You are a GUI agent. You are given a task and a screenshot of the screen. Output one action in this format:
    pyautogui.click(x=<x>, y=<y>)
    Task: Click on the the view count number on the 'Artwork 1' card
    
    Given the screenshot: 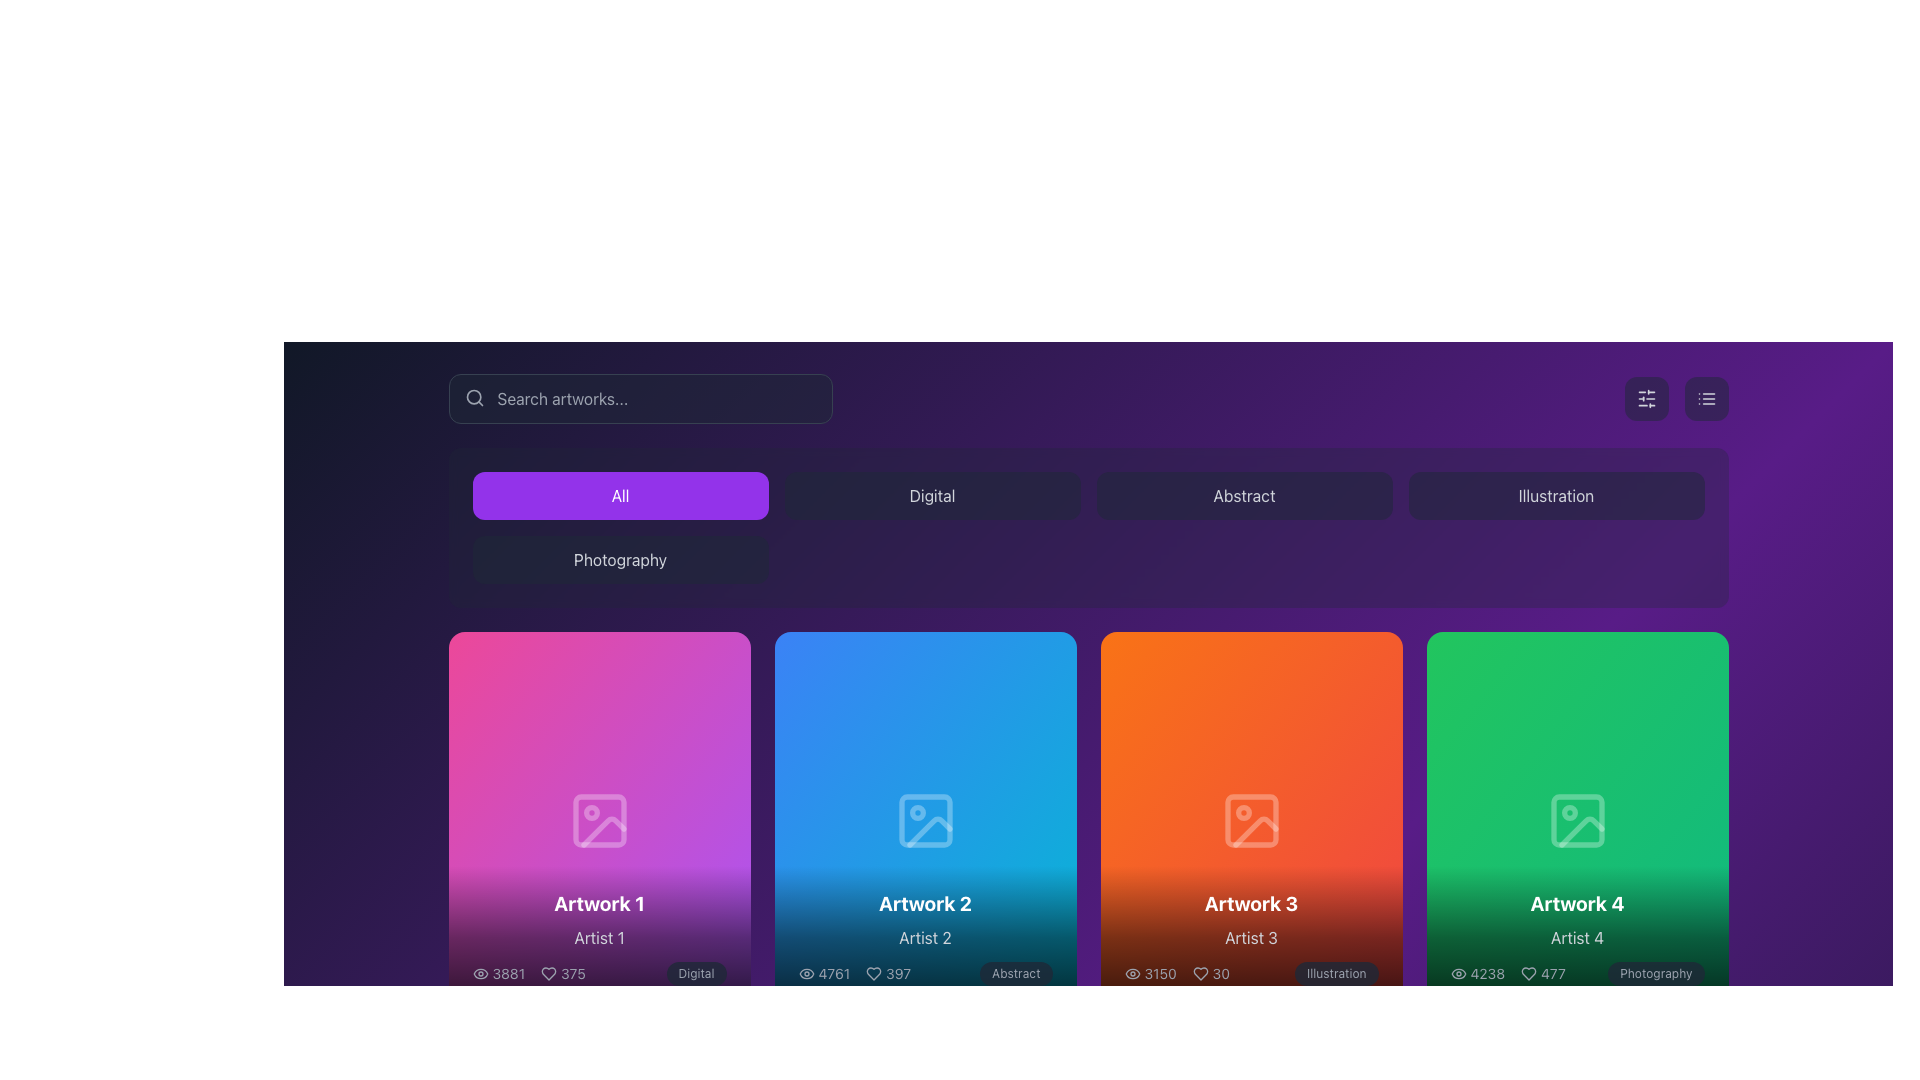 What is the action you would take?
    pyautogui.click(x=498, y=972)
    